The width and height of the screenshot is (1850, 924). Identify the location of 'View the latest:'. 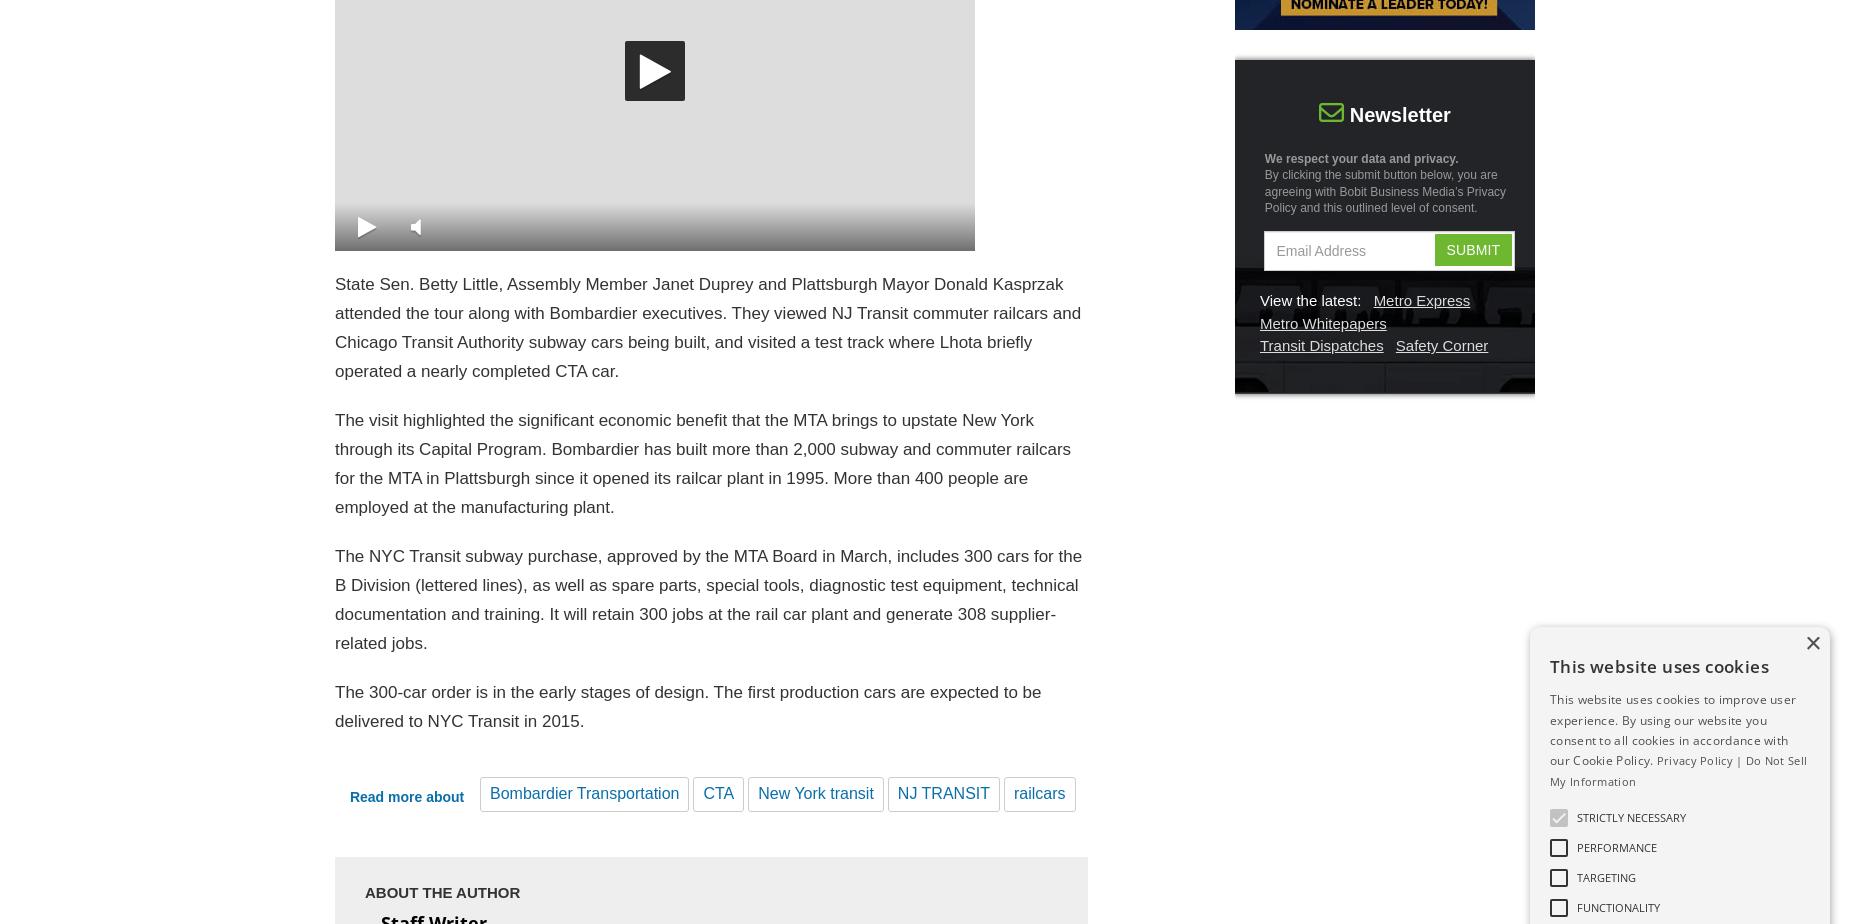
(1309, 300).